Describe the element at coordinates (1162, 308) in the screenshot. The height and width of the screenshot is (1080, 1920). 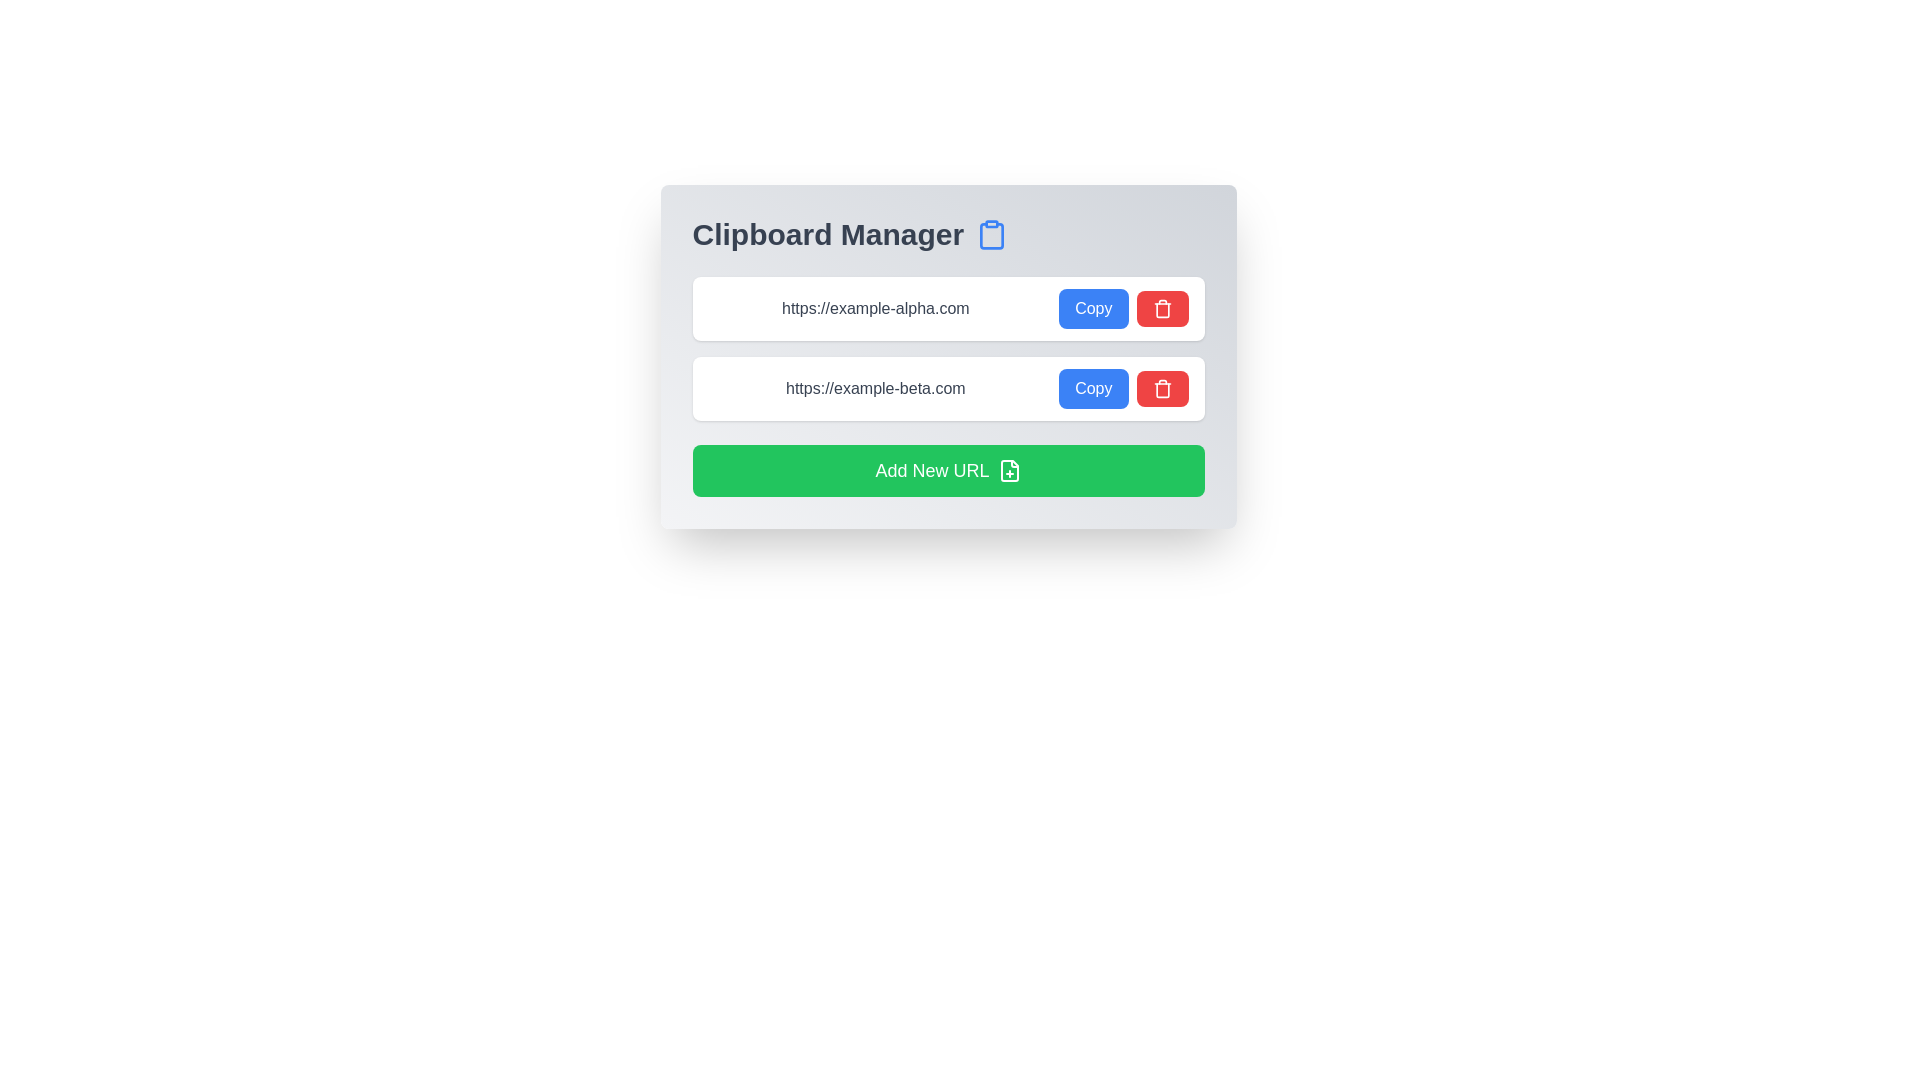
I see `the delete button located immediately to the right of the blue 'Copy' button in the clipboard manager interface` at that location.